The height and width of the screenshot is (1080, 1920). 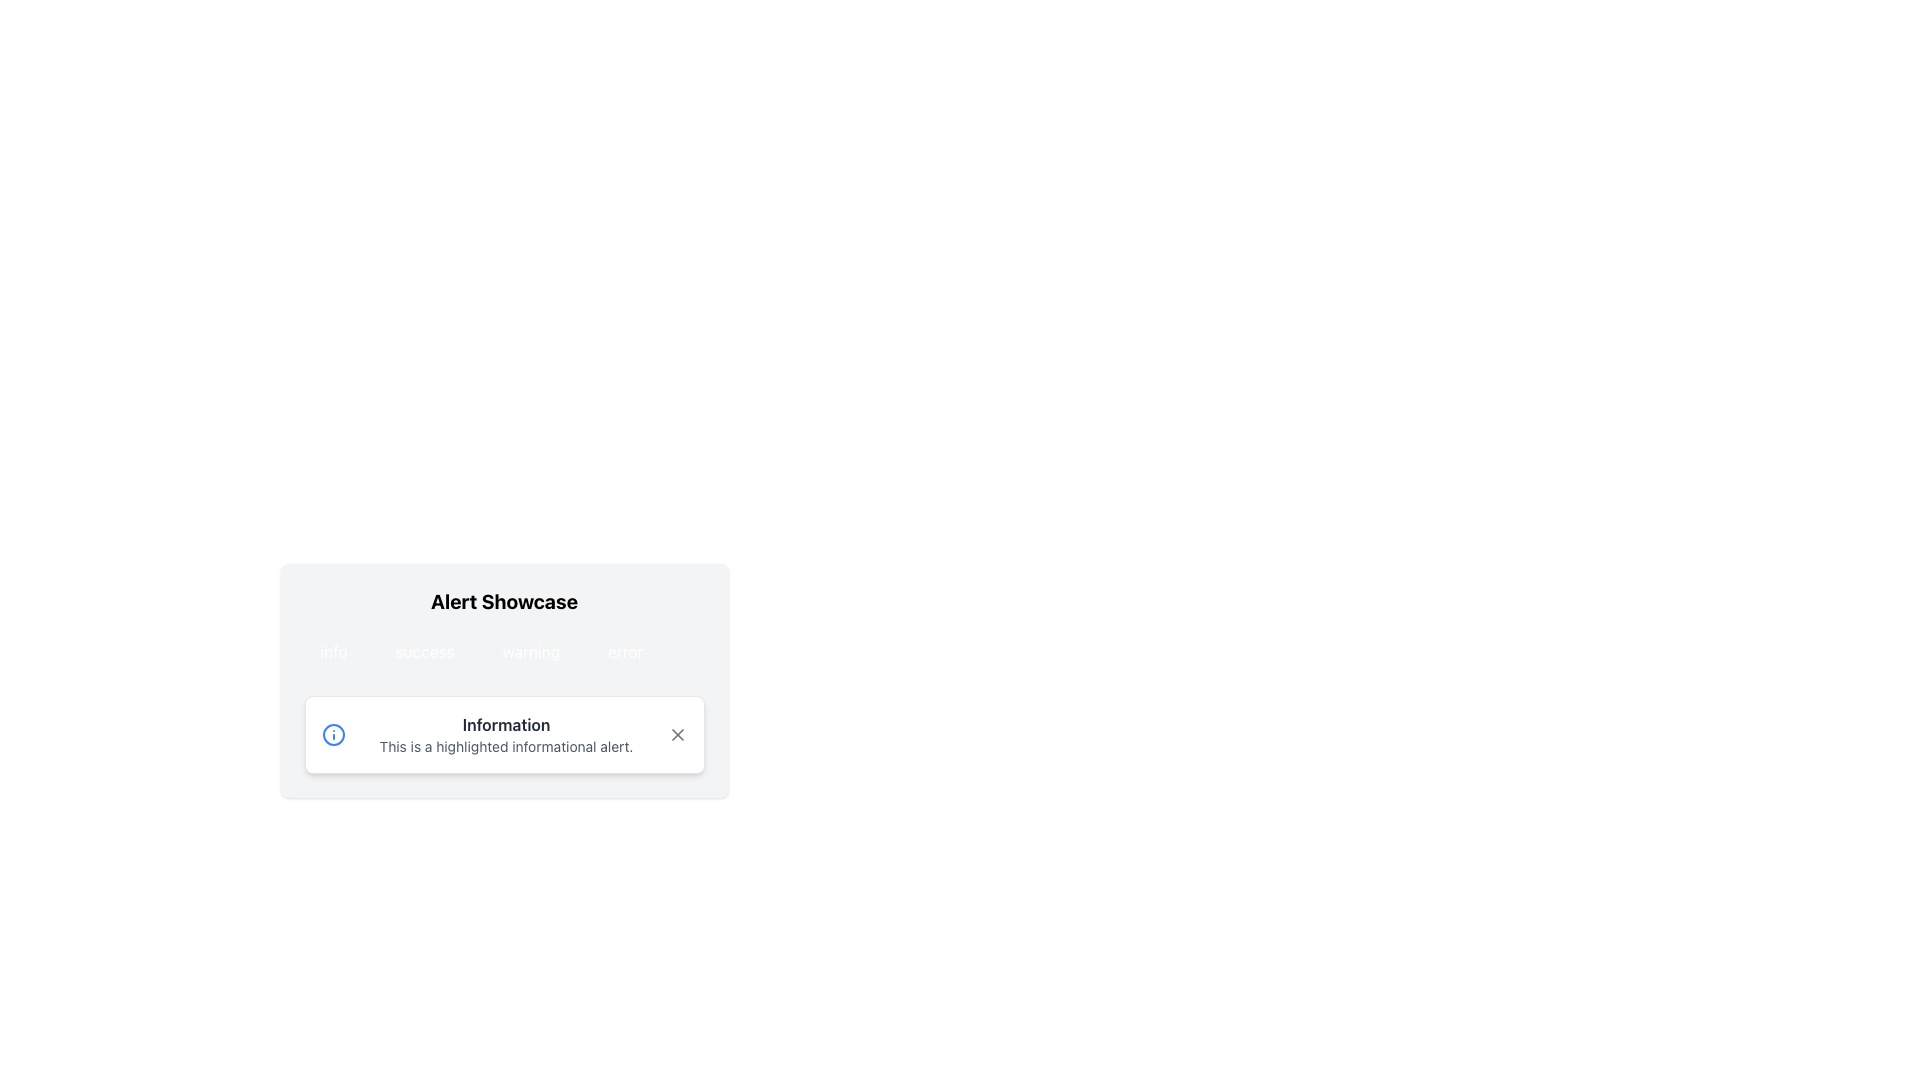 I want to click on the bold text header labeled 'Alert Showcase' which is positioned at the top center of the card-like structure, so click(x=504, y=600).